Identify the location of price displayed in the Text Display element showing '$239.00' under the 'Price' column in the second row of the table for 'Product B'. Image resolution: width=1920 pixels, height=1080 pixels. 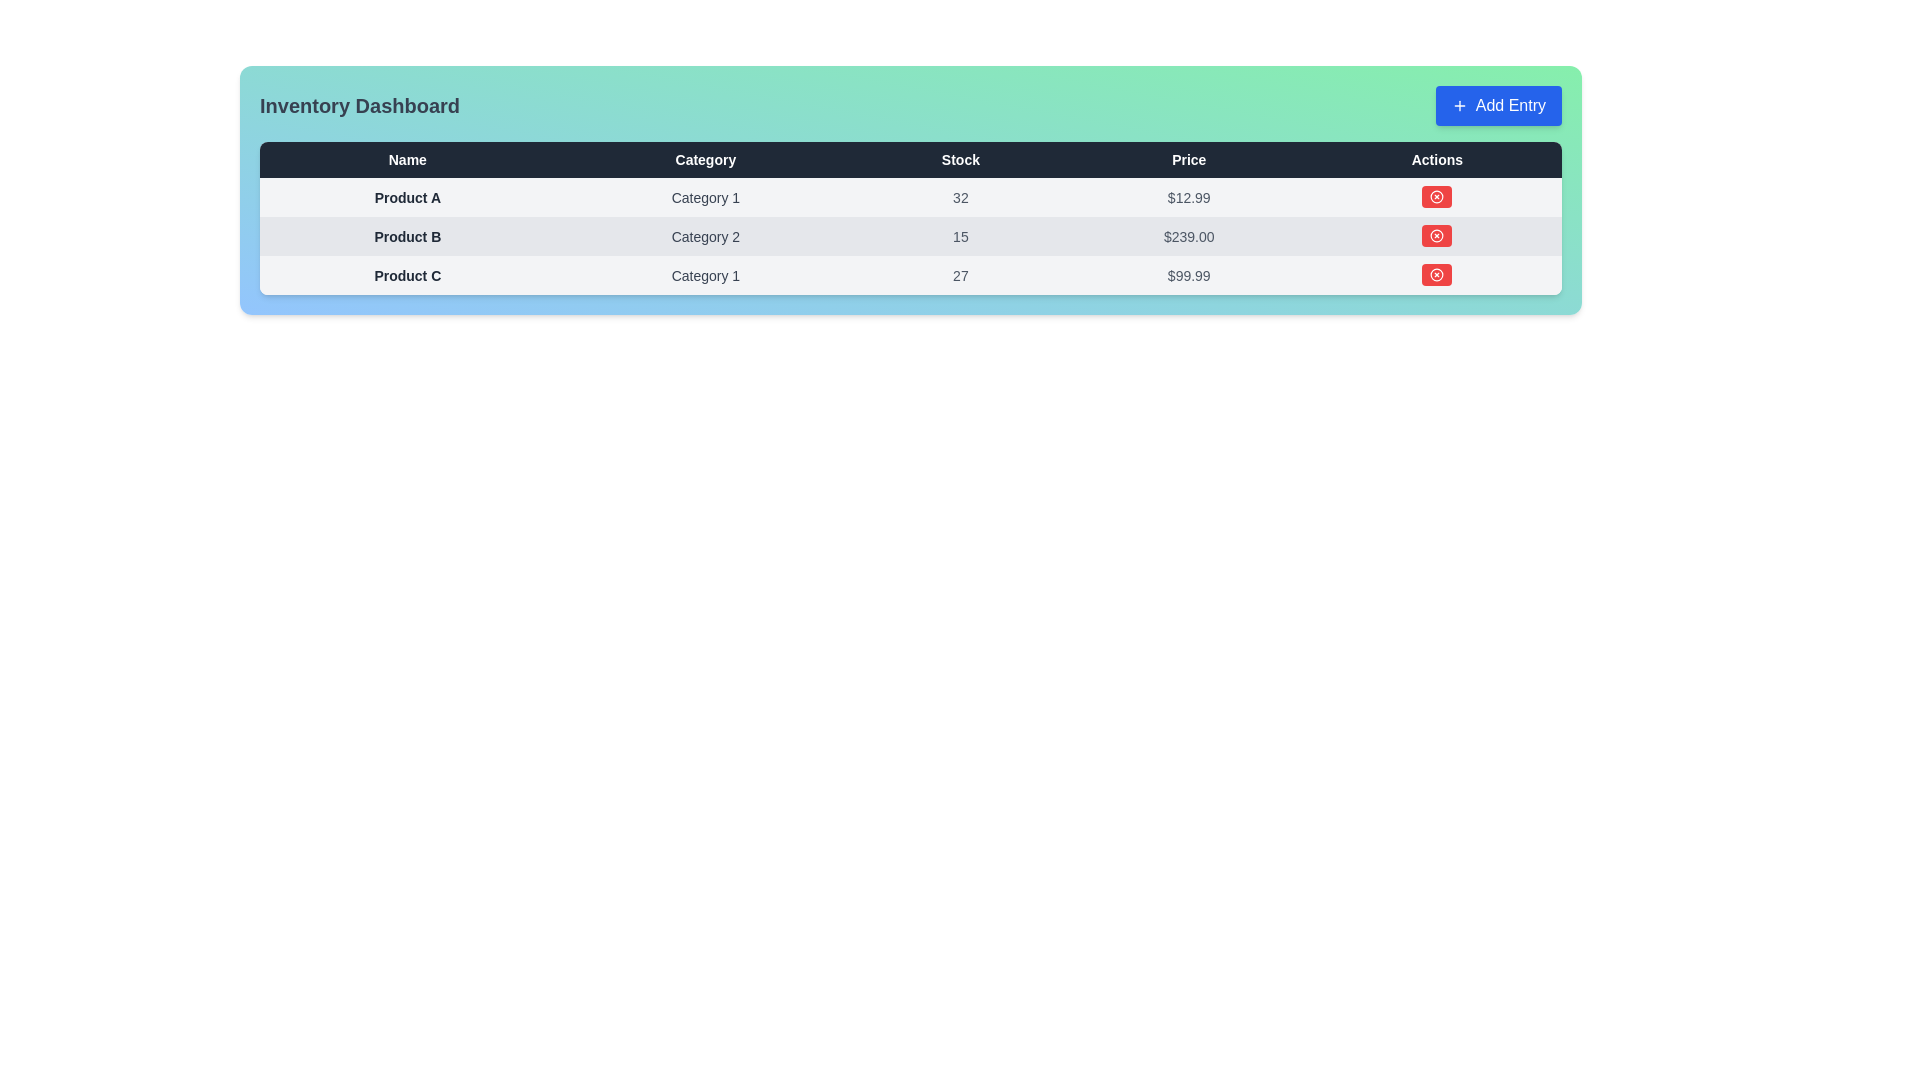
(1189, 235).